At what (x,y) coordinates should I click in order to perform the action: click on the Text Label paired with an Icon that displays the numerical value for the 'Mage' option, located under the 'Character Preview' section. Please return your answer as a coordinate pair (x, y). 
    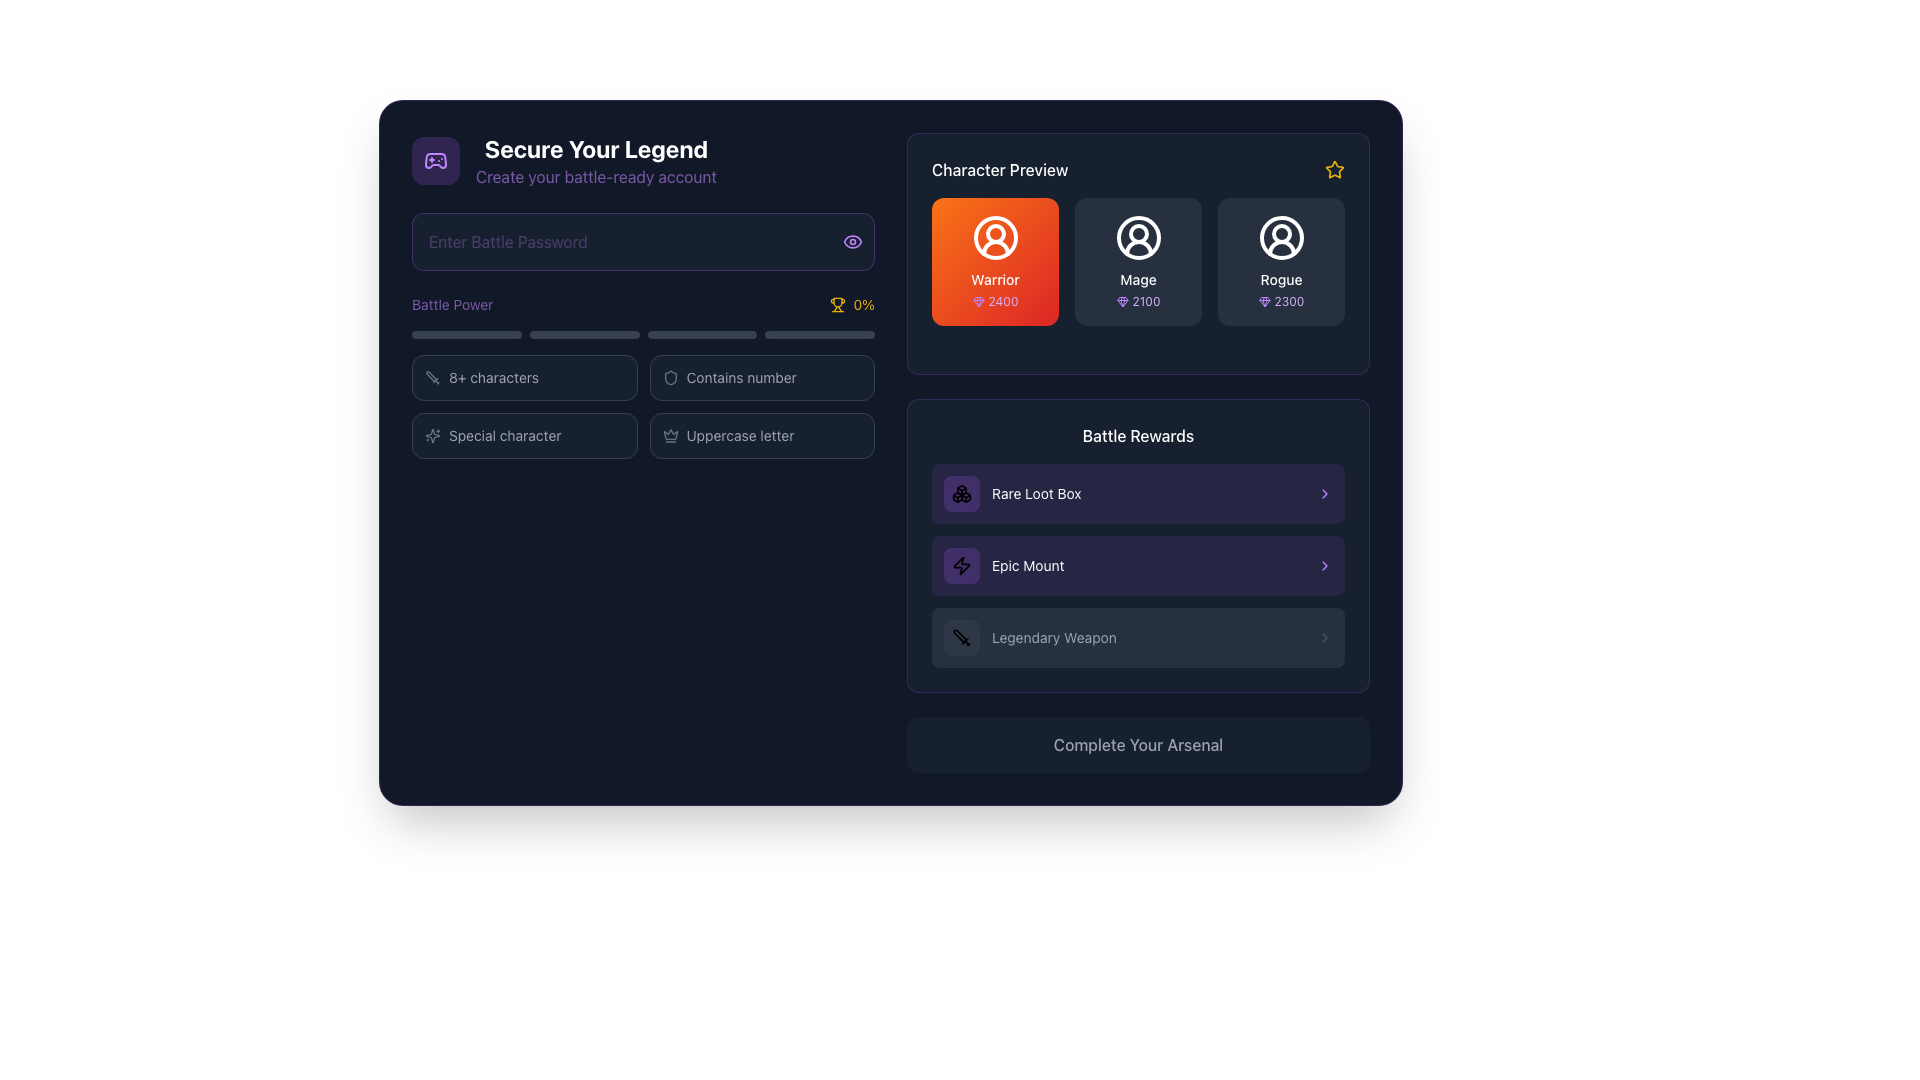
    Looking at the image, I should click on (1138, 301).